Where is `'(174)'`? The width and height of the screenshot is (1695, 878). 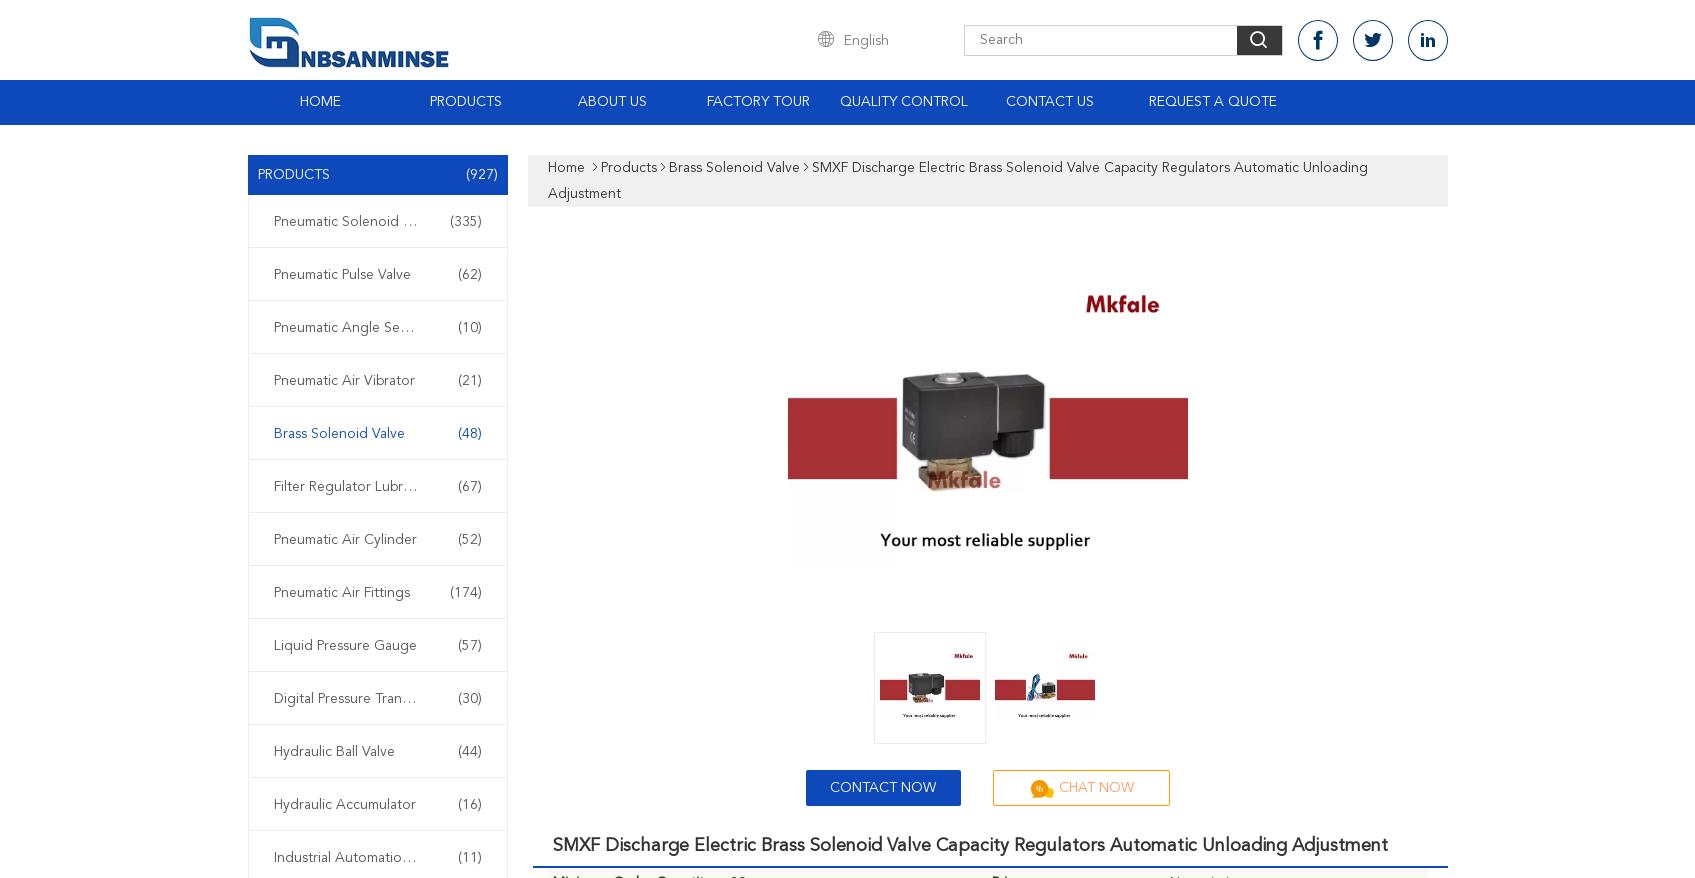
'(174)' is located at coordinates (463, 593).